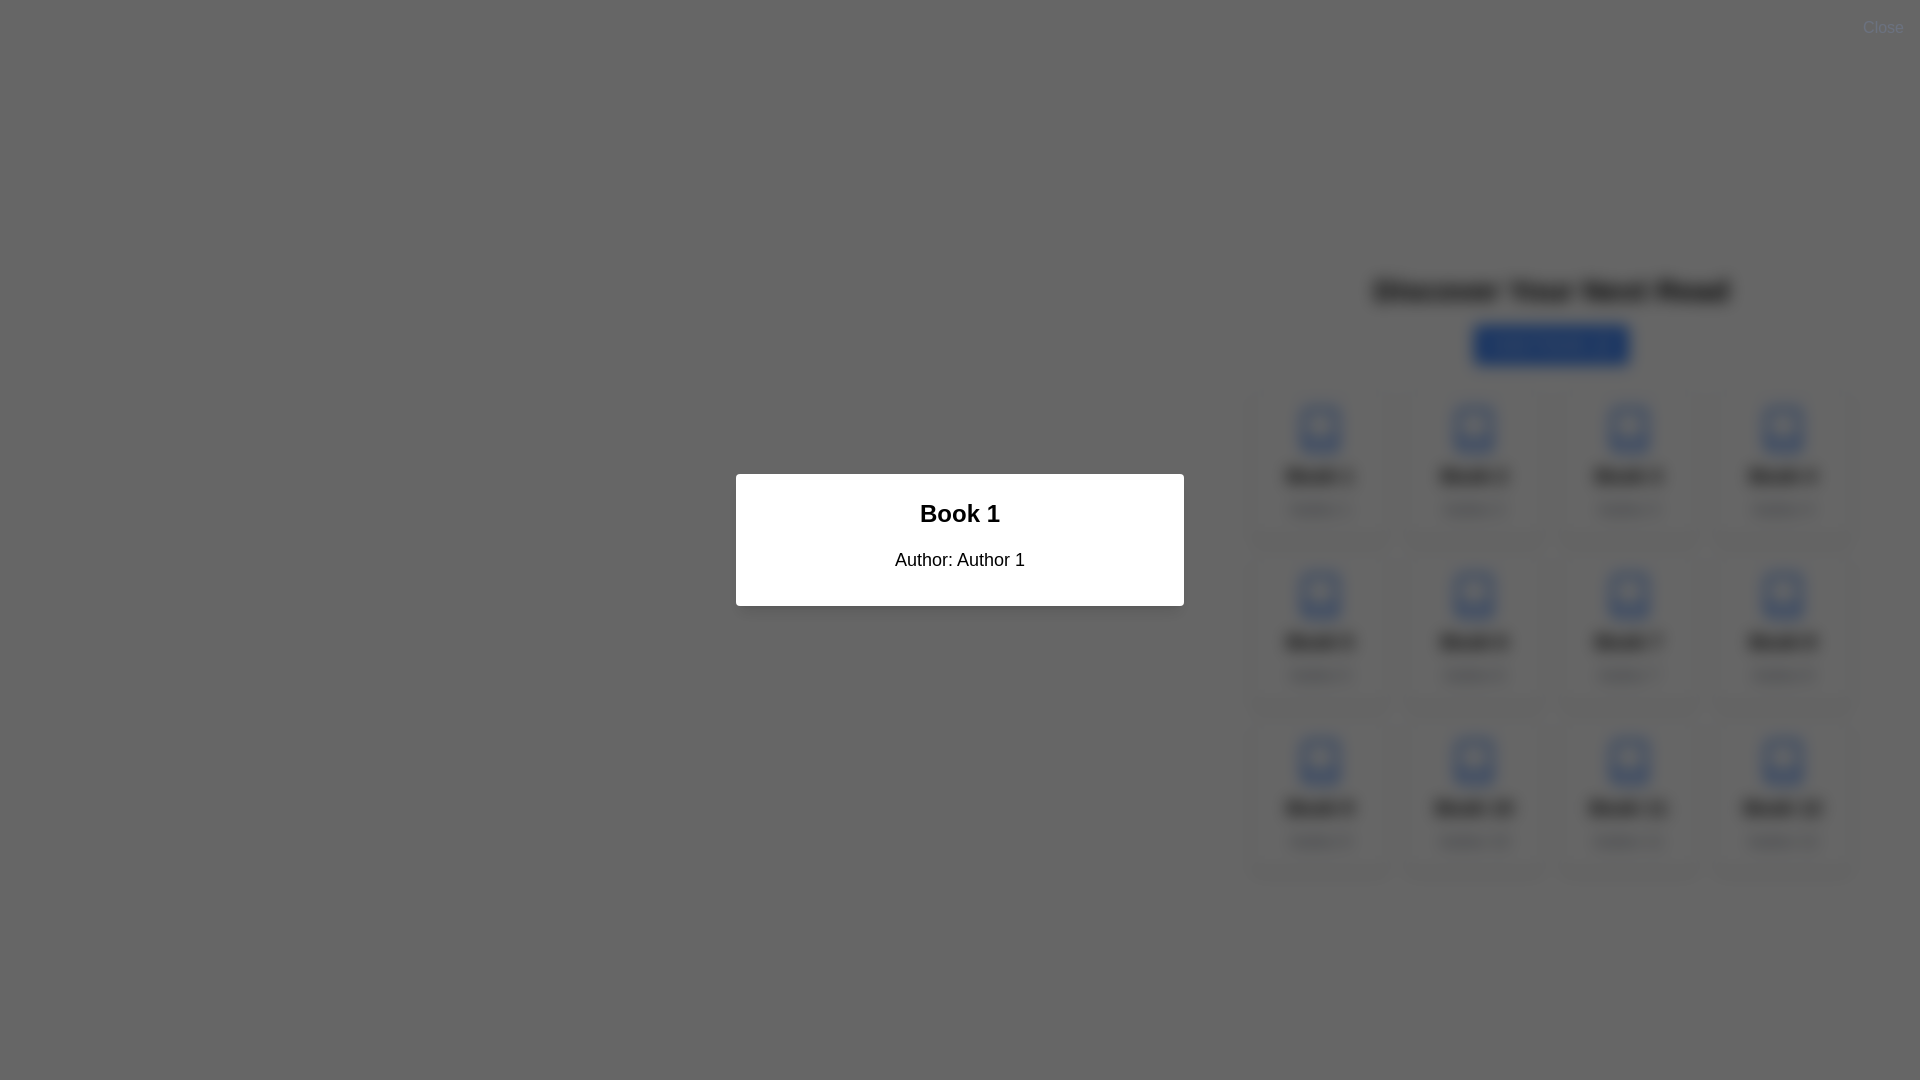 The height and width of the screenshot is (1080, 1920). Describe the element at coordinates (1550, 628) in the screenshot. I see `the book card located in the second row and third column of the grid` at that location.